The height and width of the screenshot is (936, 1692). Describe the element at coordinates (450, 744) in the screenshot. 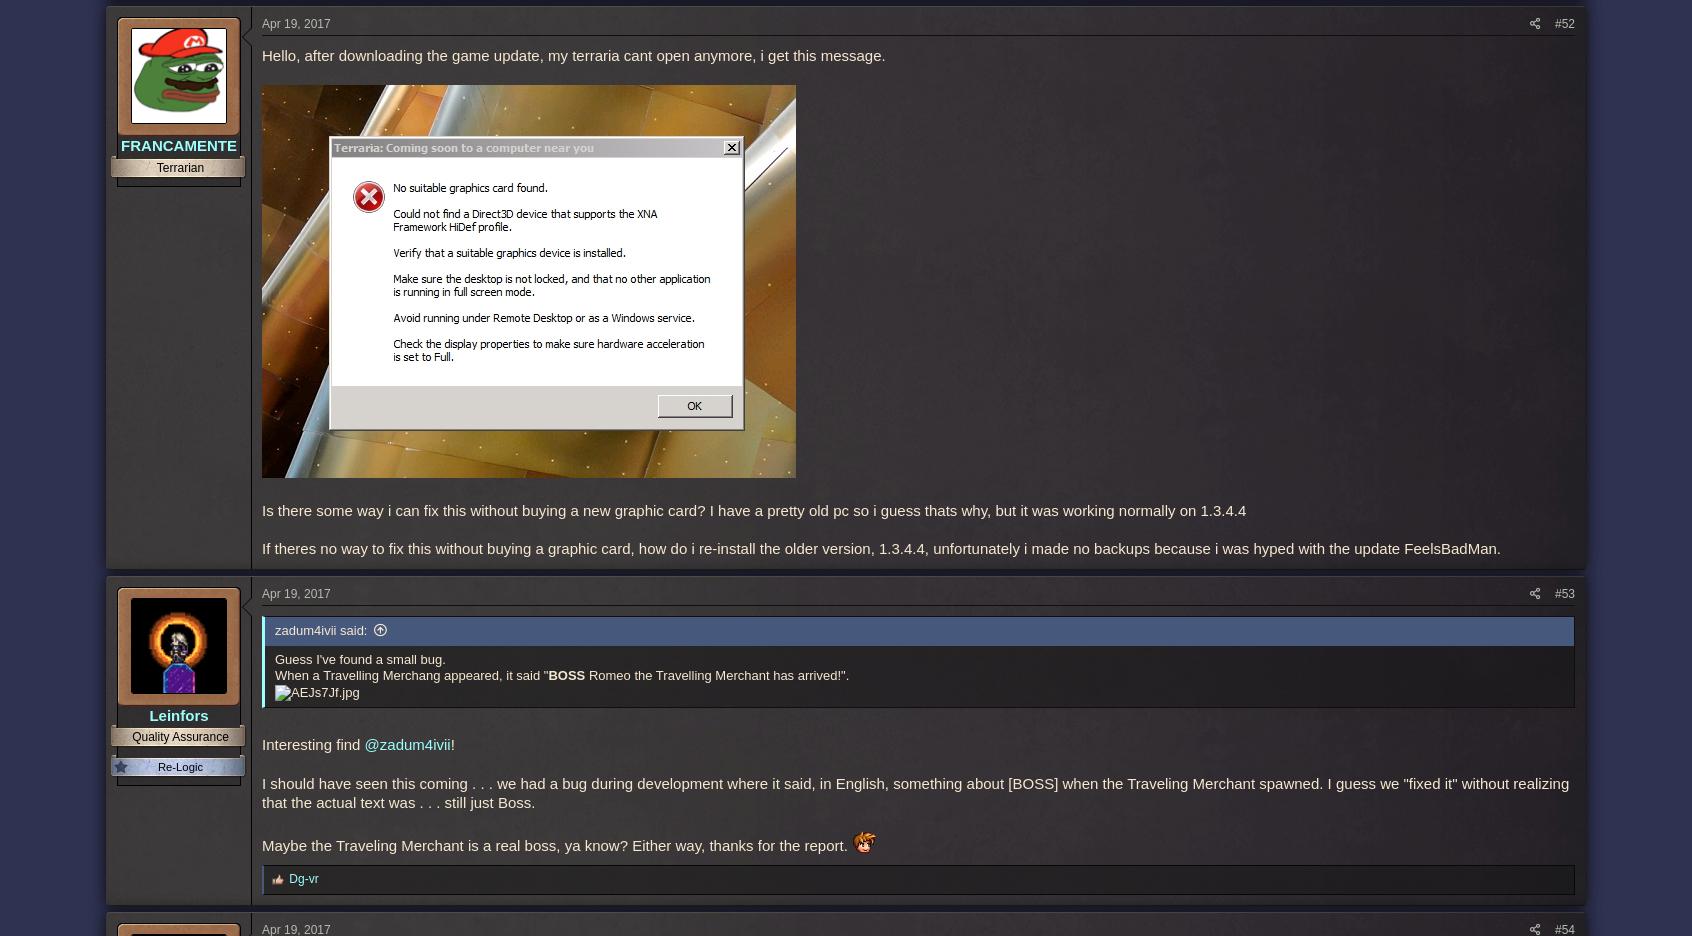

I see `'!'` at that location.